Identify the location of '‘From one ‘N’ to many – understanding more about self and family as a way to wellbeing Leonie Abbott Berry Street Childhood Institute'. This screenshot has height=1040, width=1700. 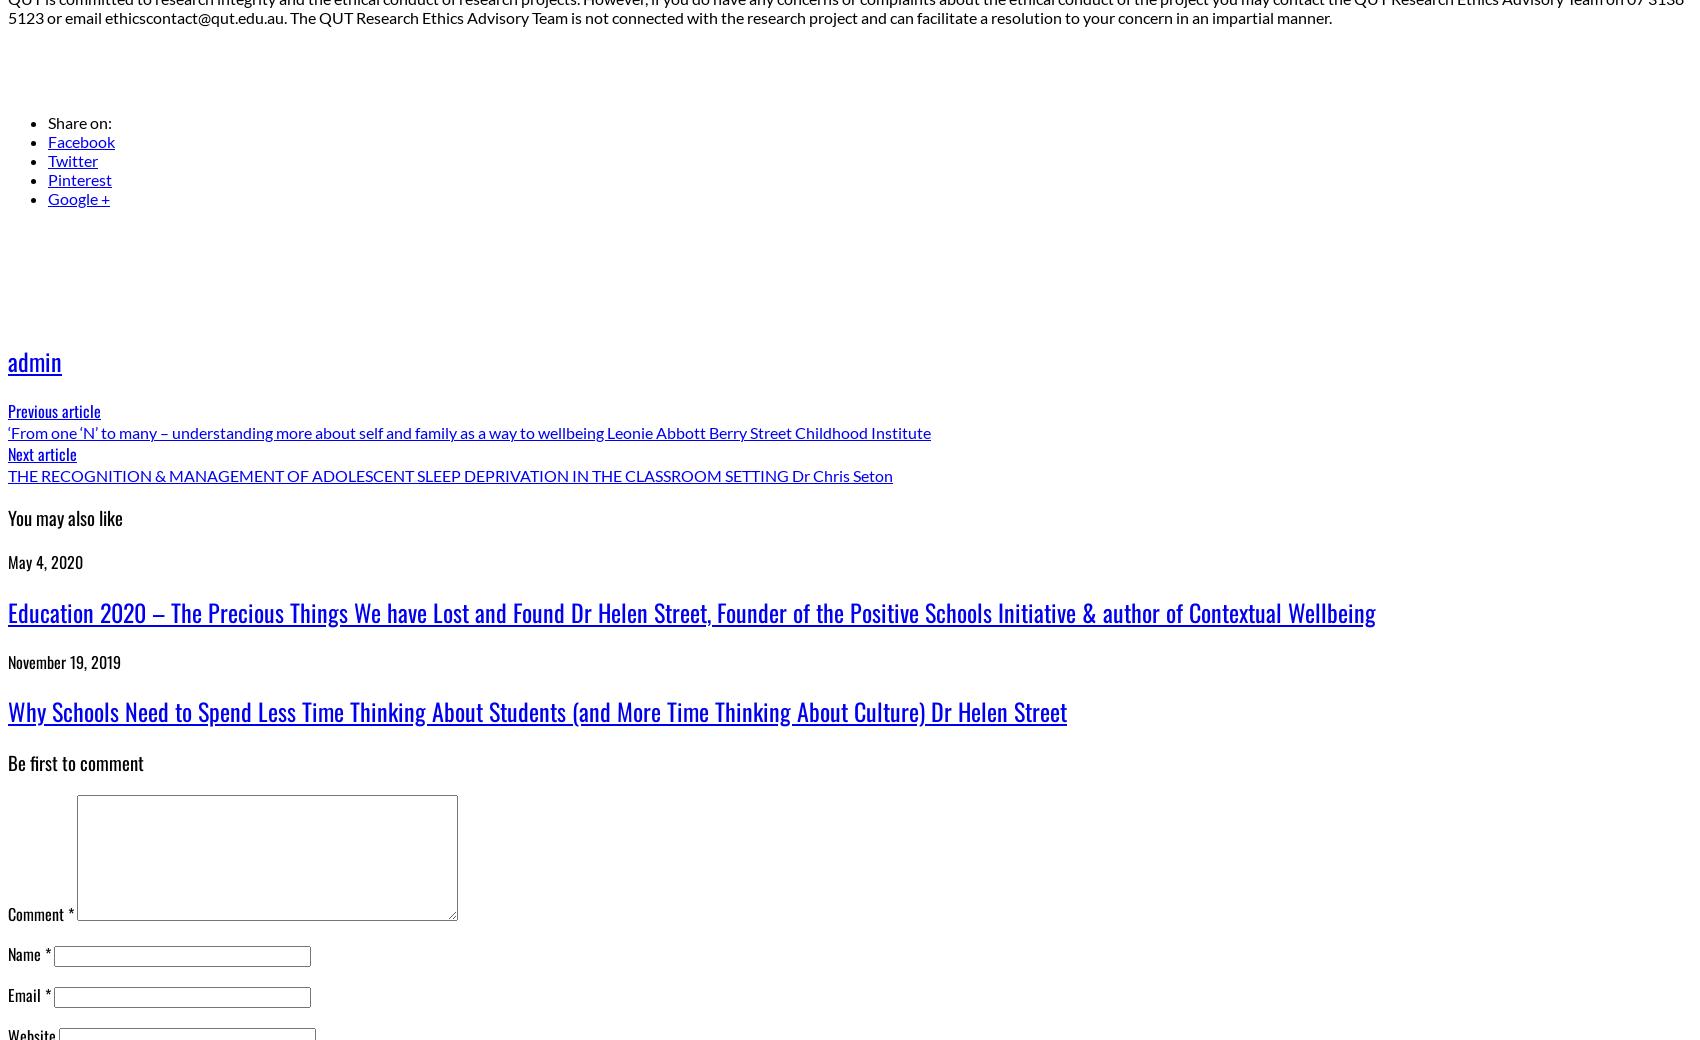
(469, 432).